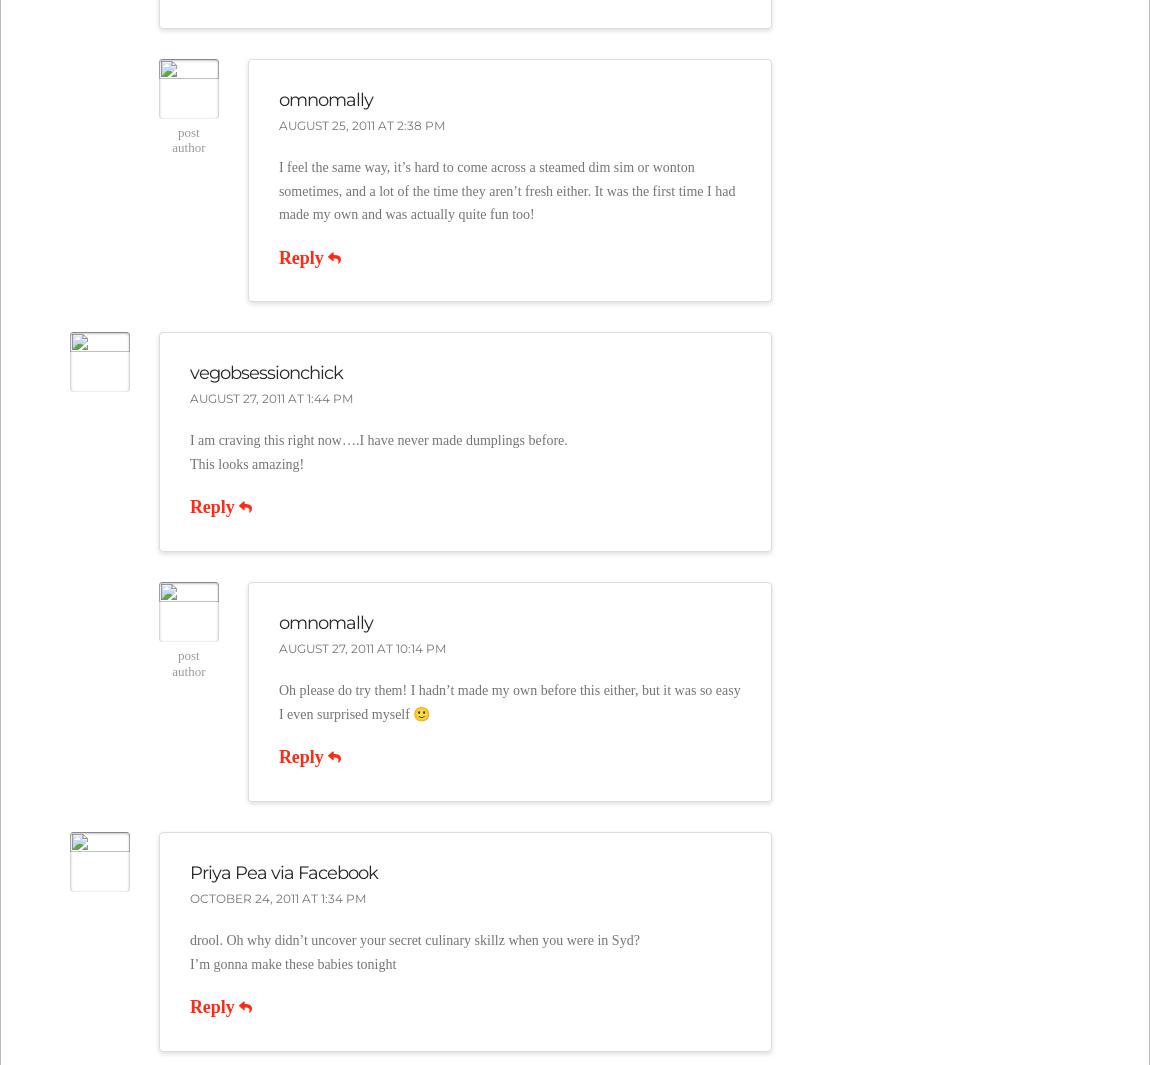  I want to click on 'drool. Oh why didn’t uncover your secret culinary skillz when you were in Syd?', so click(414, 939).